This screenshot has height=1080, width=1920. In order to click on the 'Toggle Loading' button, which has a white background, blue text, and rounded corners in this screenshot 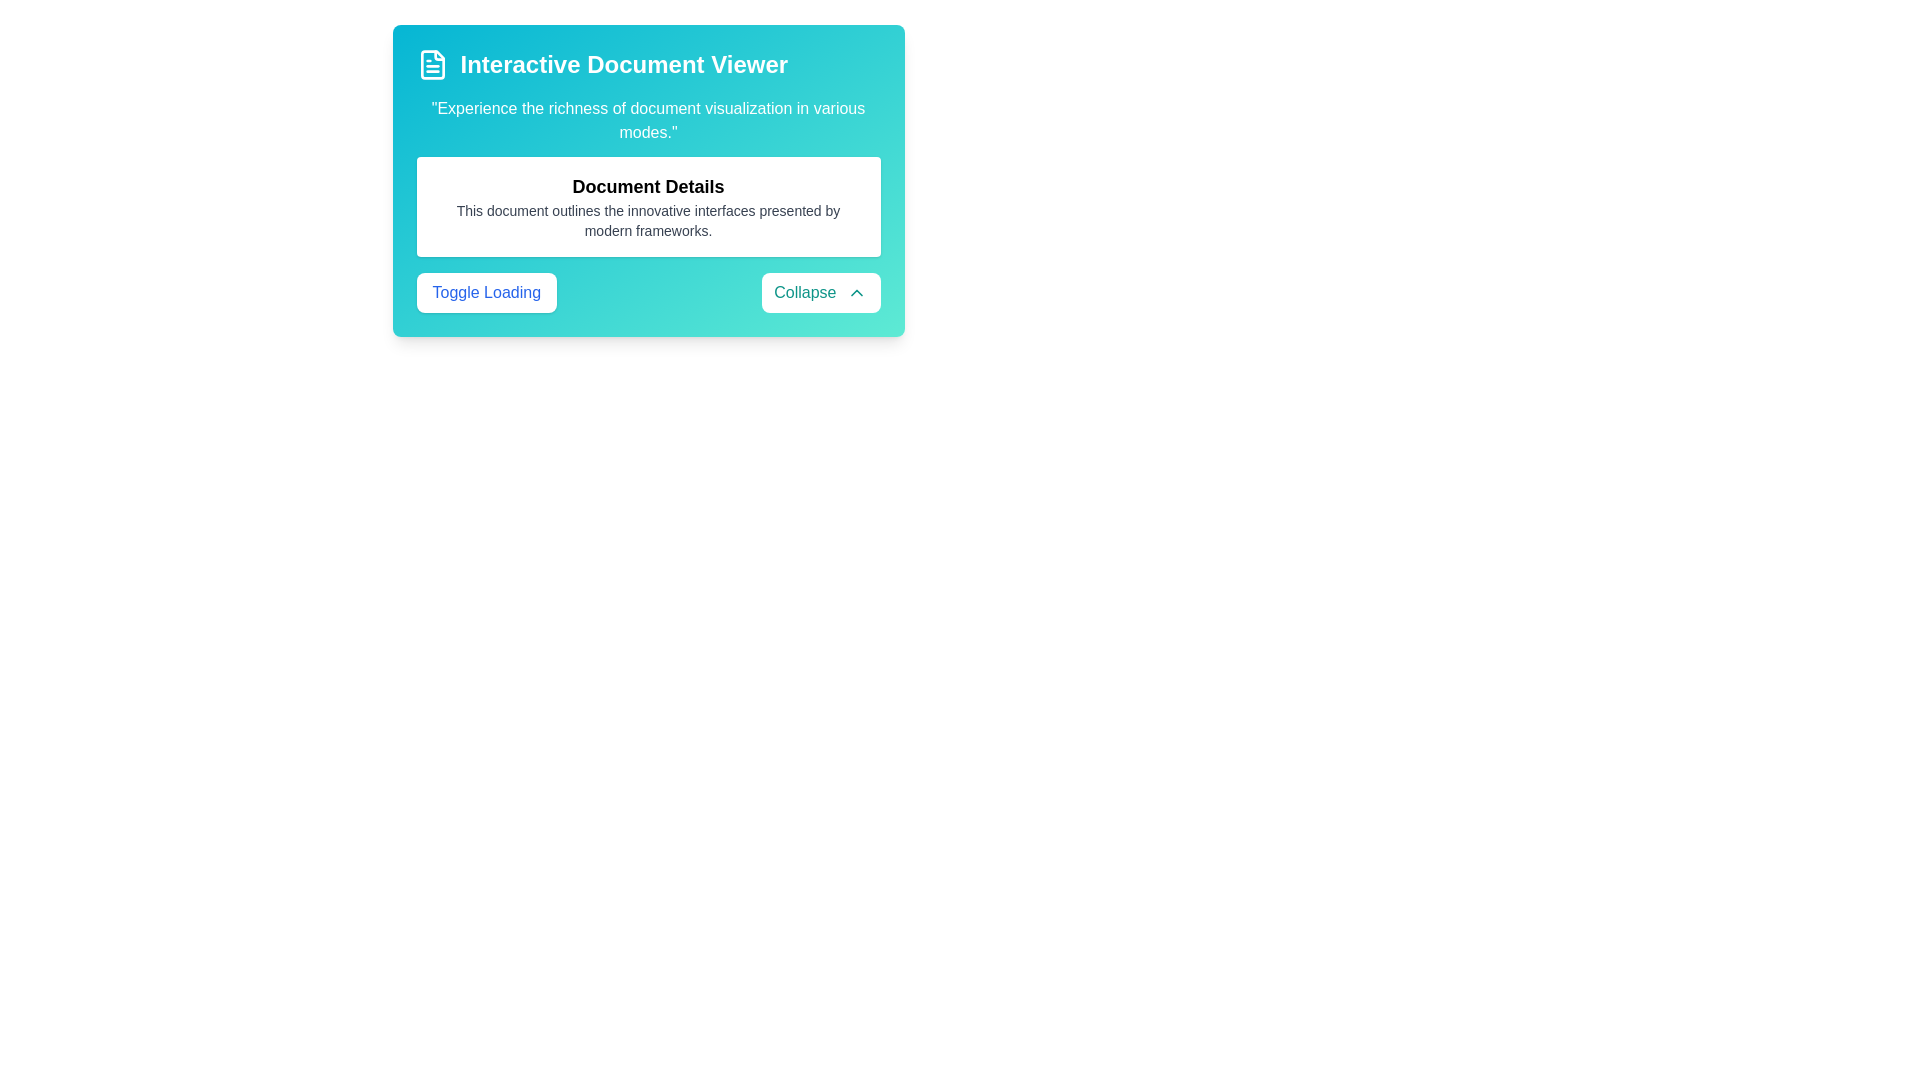, I will do `click(486, 293)`.